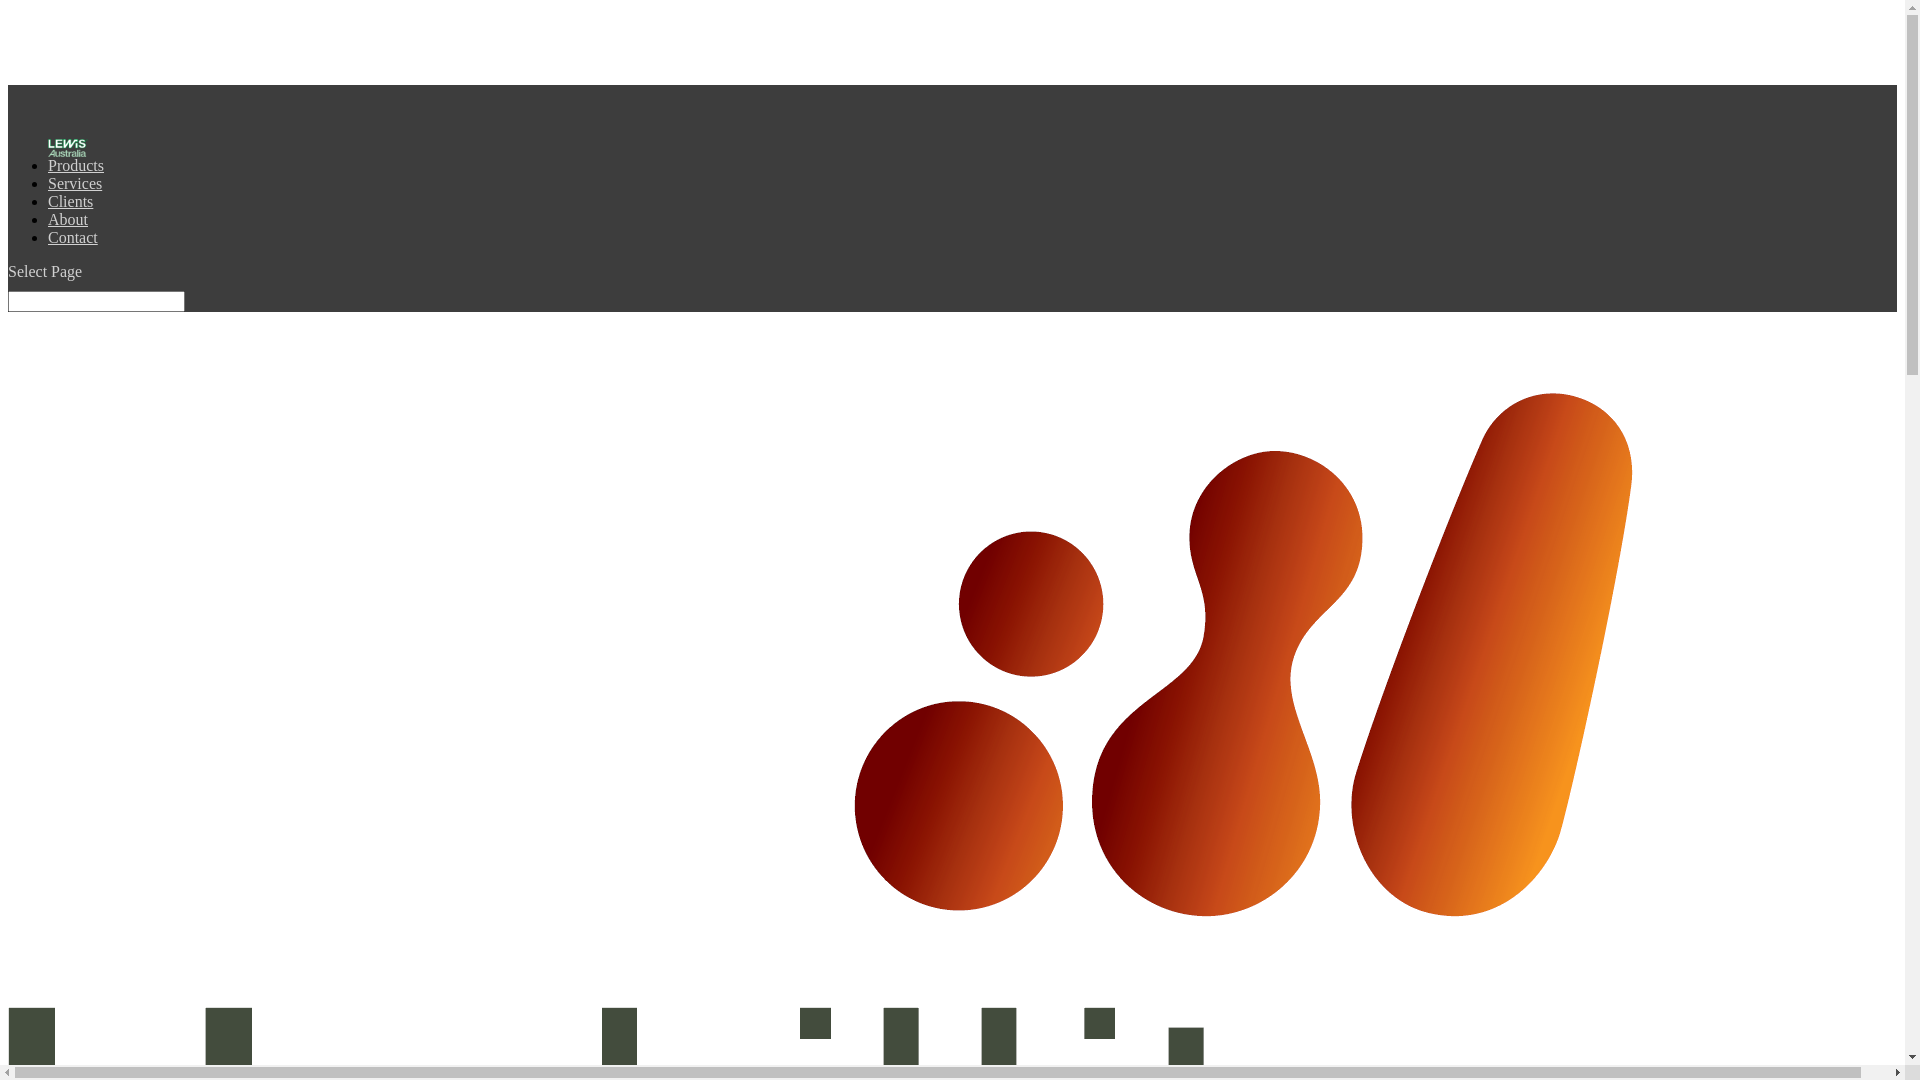 This screenshot has height=1080, width=1920. I want to click on 'Clients', so click(70, 212).